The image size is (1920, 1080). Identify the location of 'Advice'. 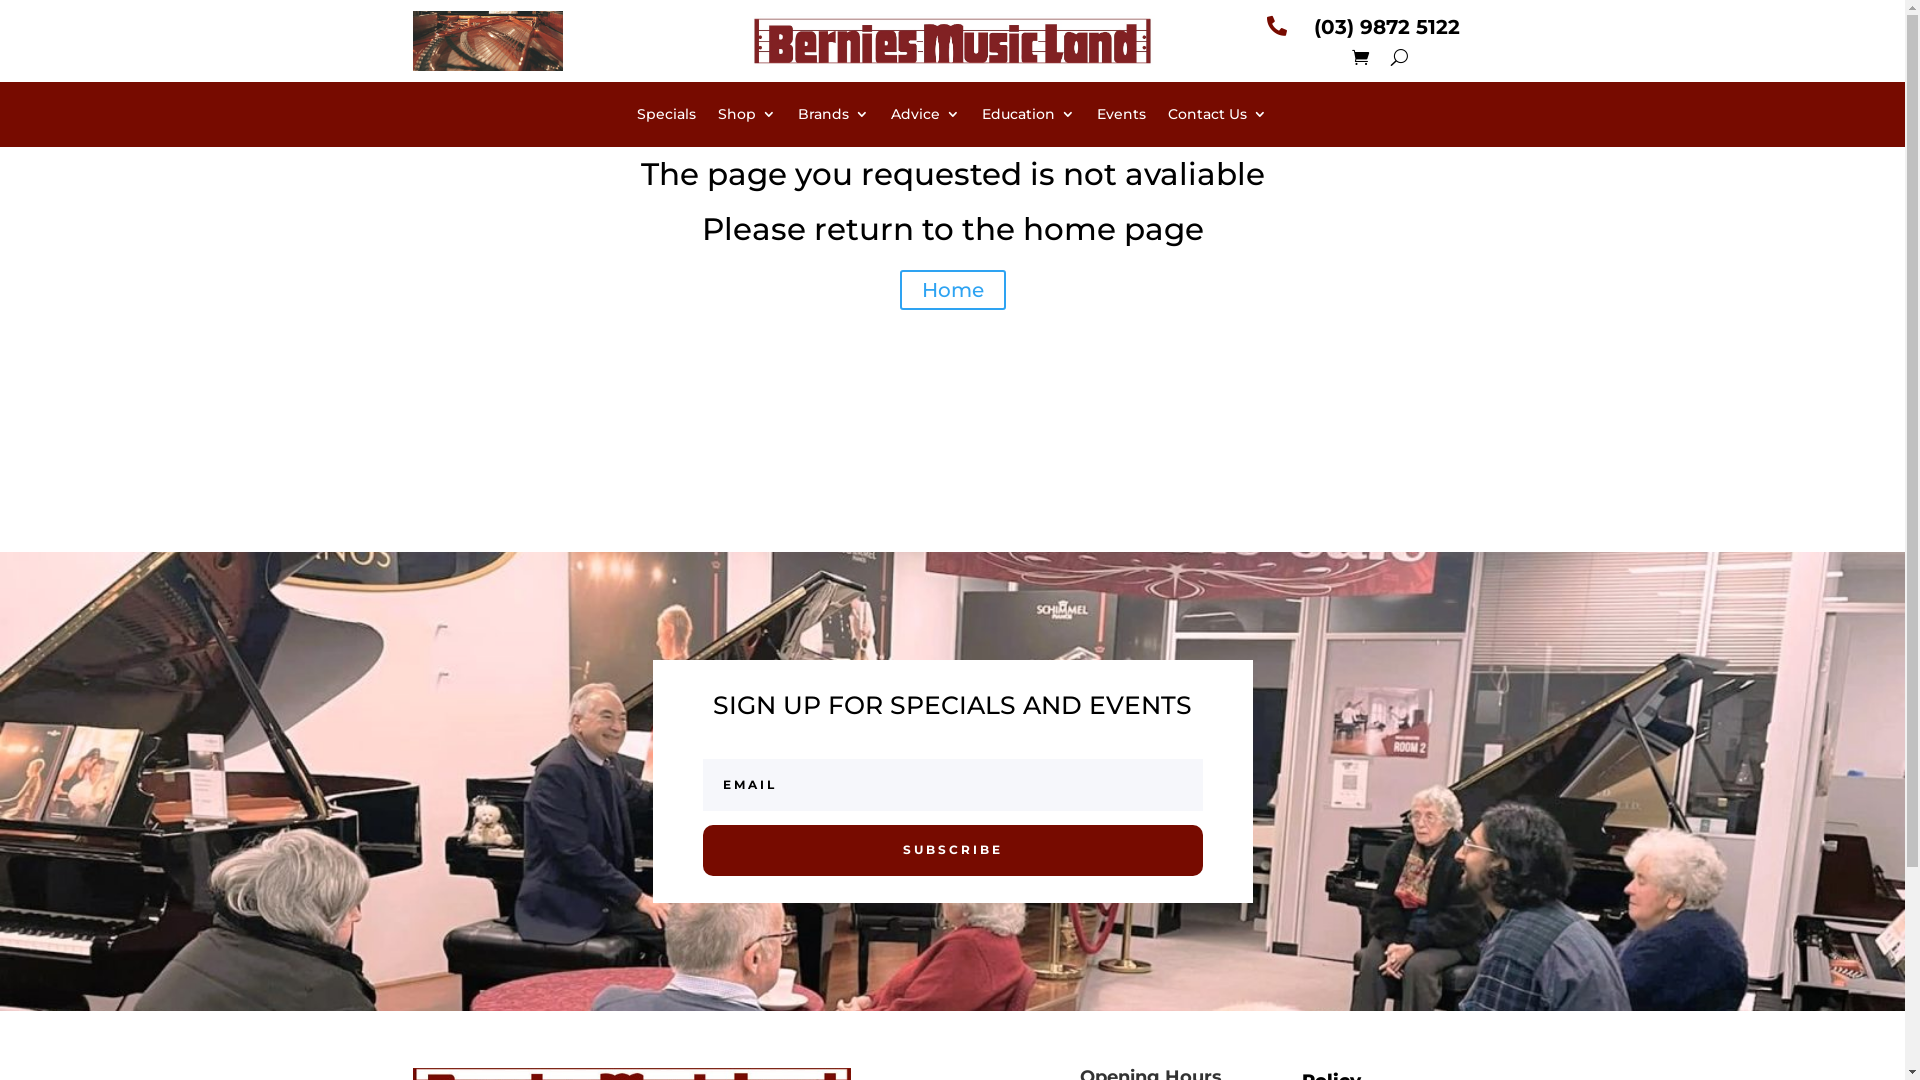
(890, 118).